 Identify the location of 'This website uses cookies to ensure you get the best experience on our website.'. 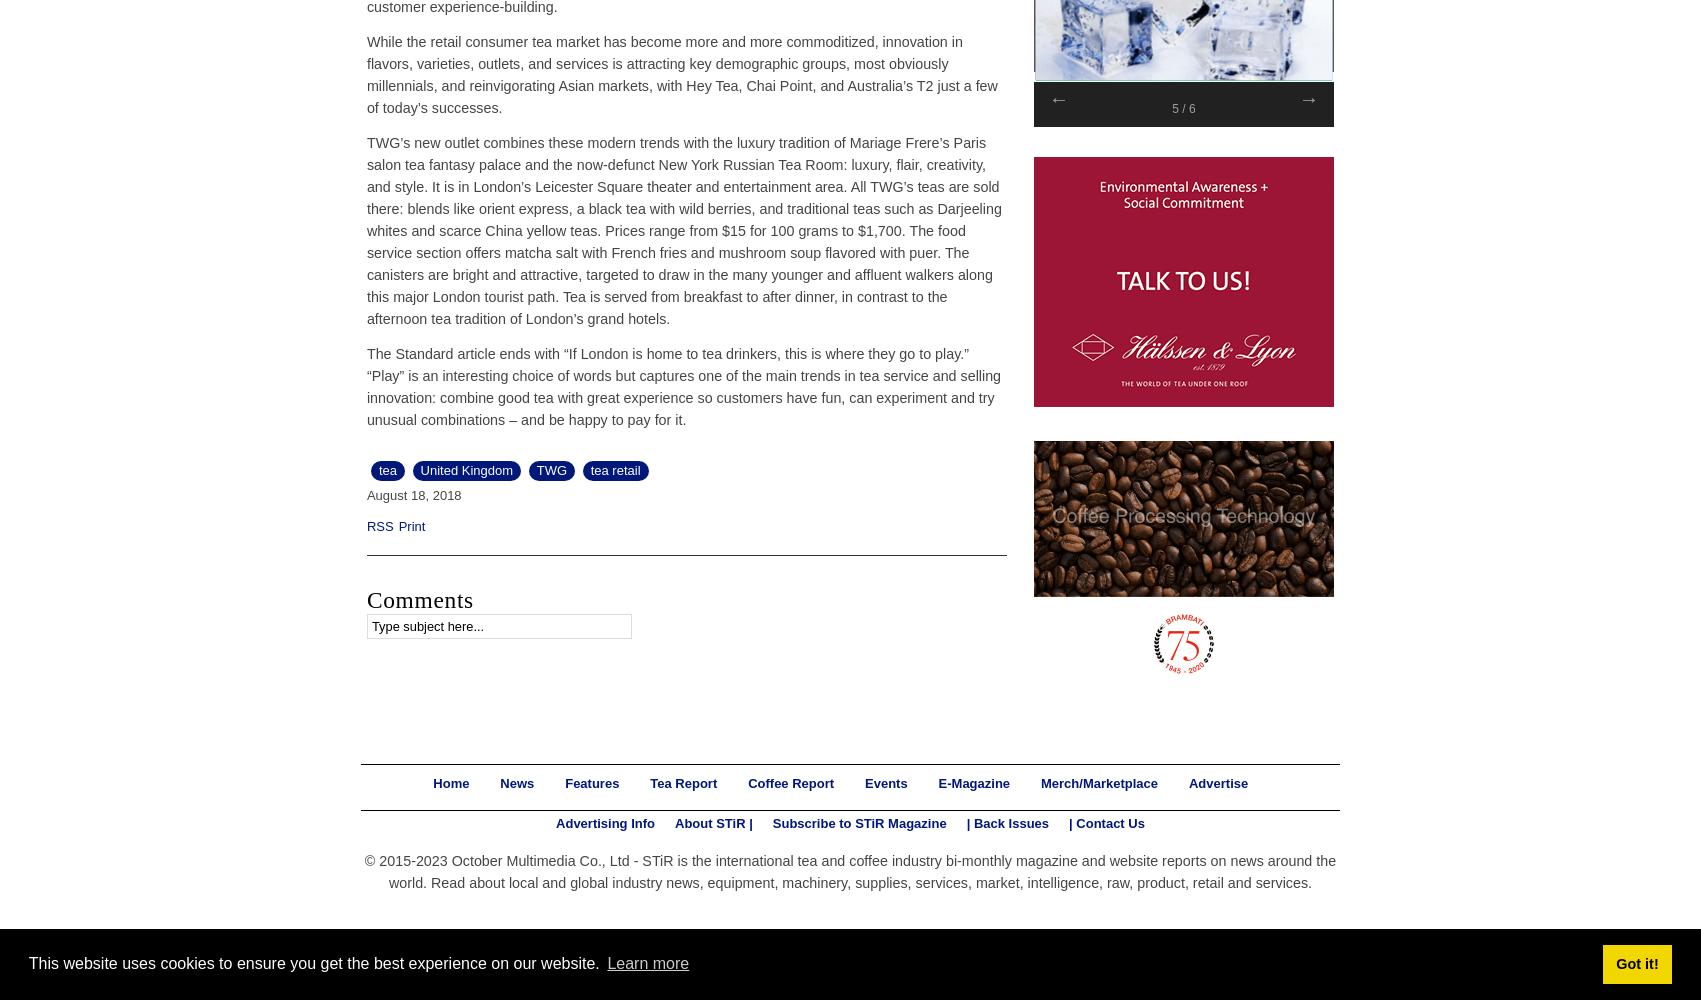
(316, 962).